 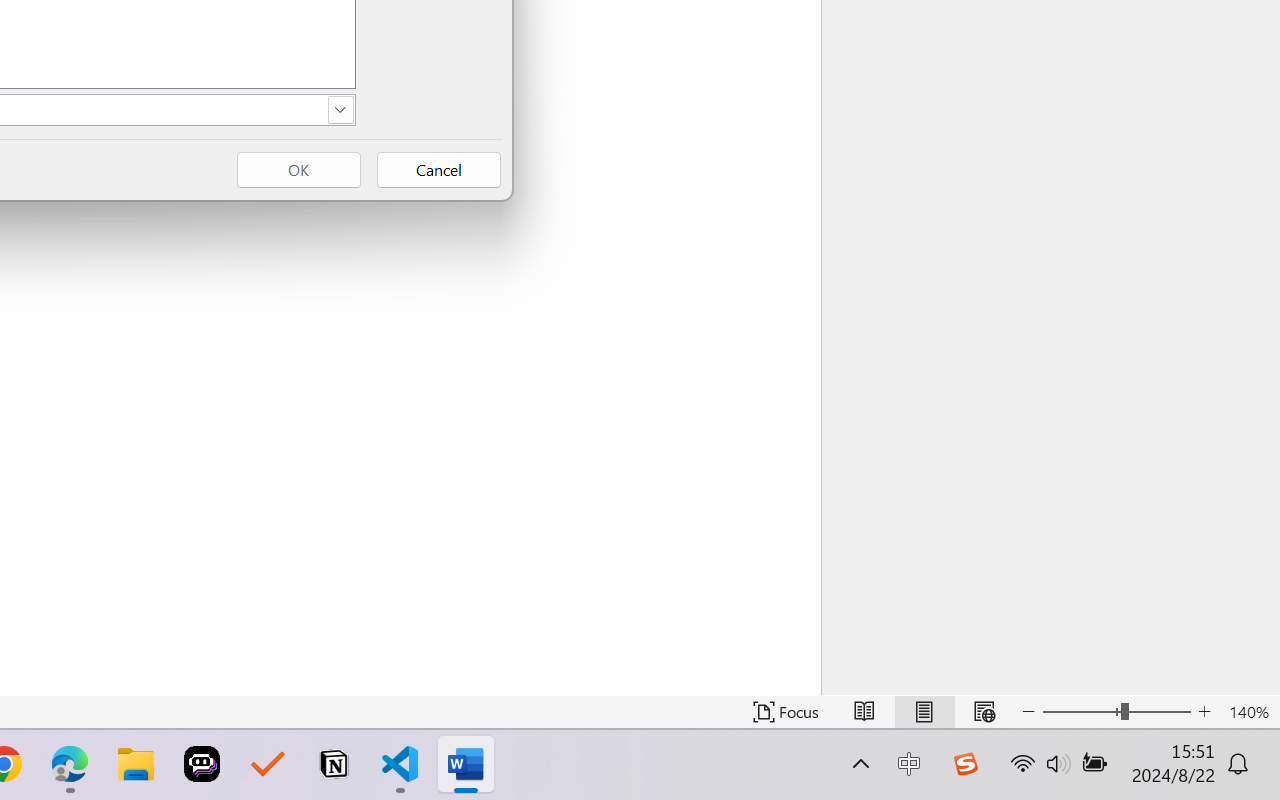 What do you see at coordinates (297, 169) in the screenshot?
I see `'OK'` at bounding box center [297, 169].